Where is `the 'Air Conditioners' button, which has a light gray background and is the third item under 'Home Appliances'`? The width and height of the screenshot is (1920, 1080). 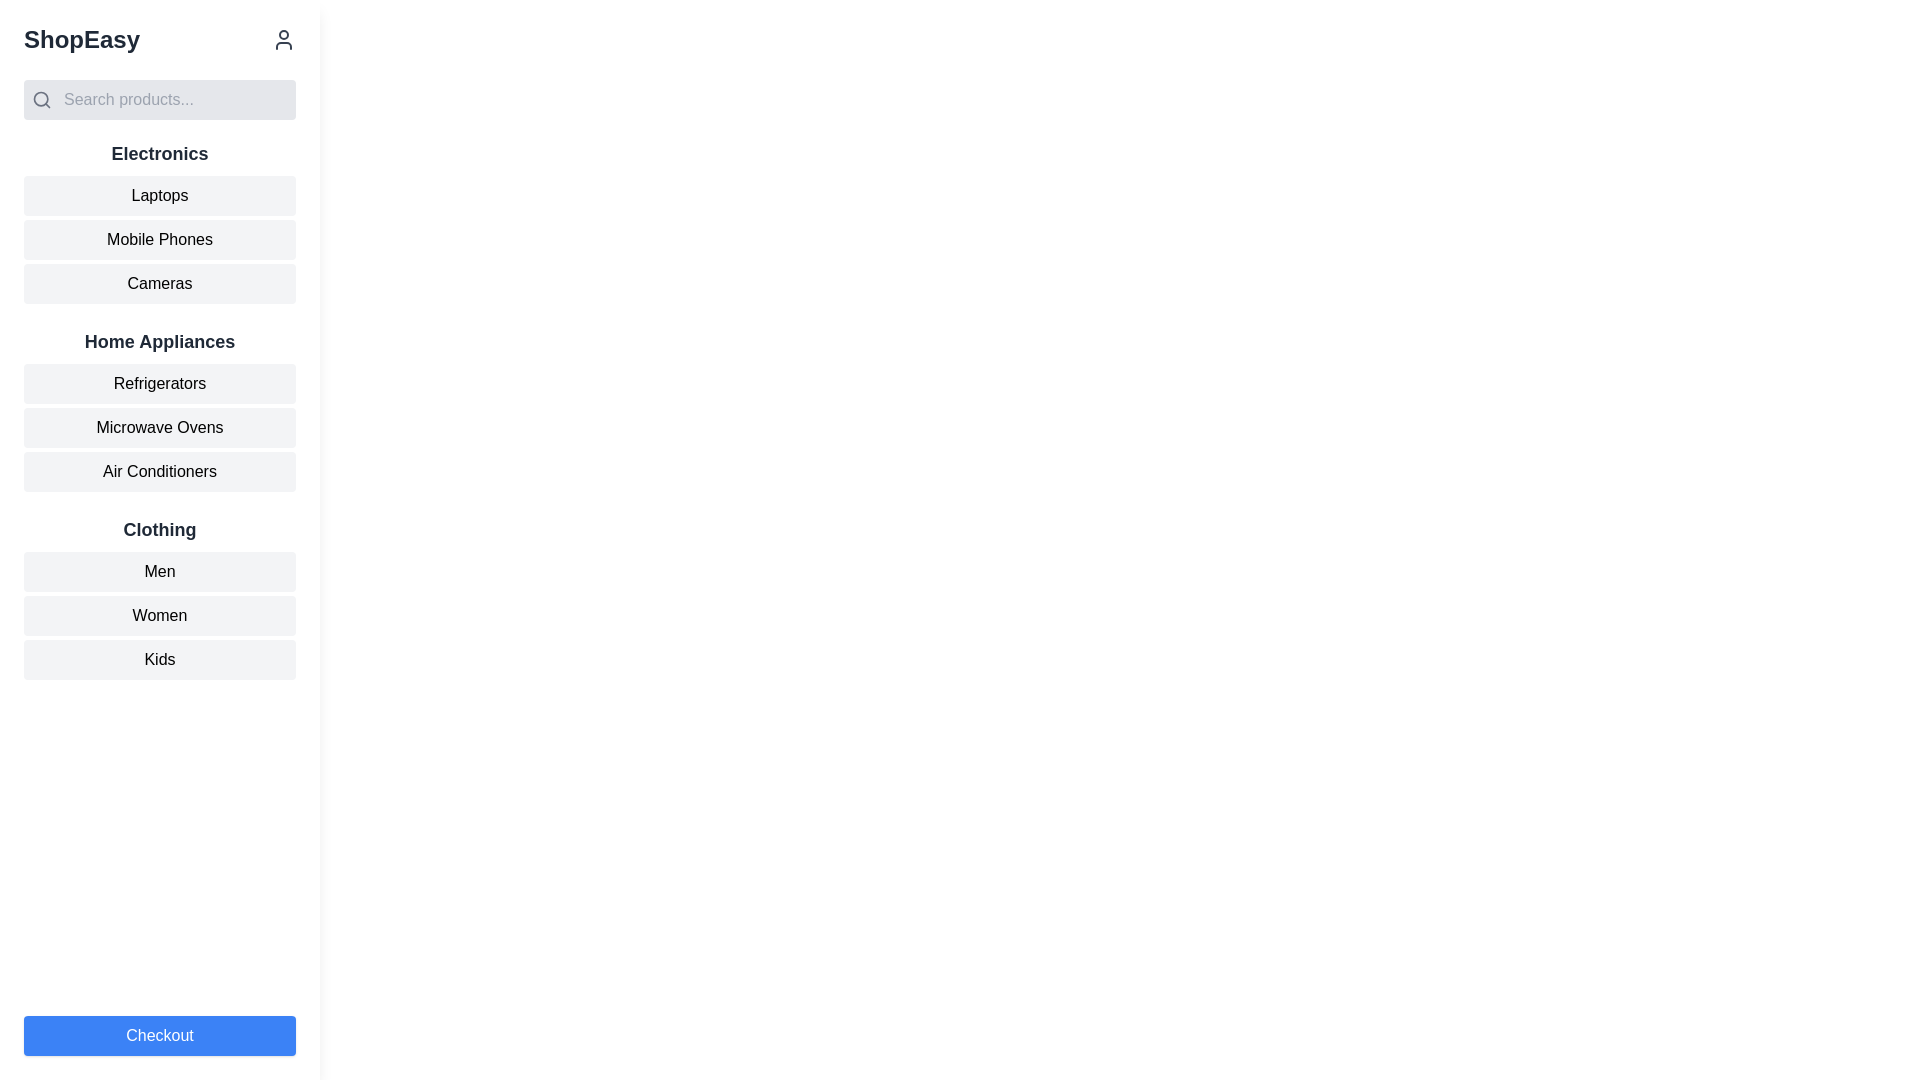
the 'Air Conditioners' button, which has a light gray background and is the third item under 'Home Appliances' is located at coordinates (158, 471).